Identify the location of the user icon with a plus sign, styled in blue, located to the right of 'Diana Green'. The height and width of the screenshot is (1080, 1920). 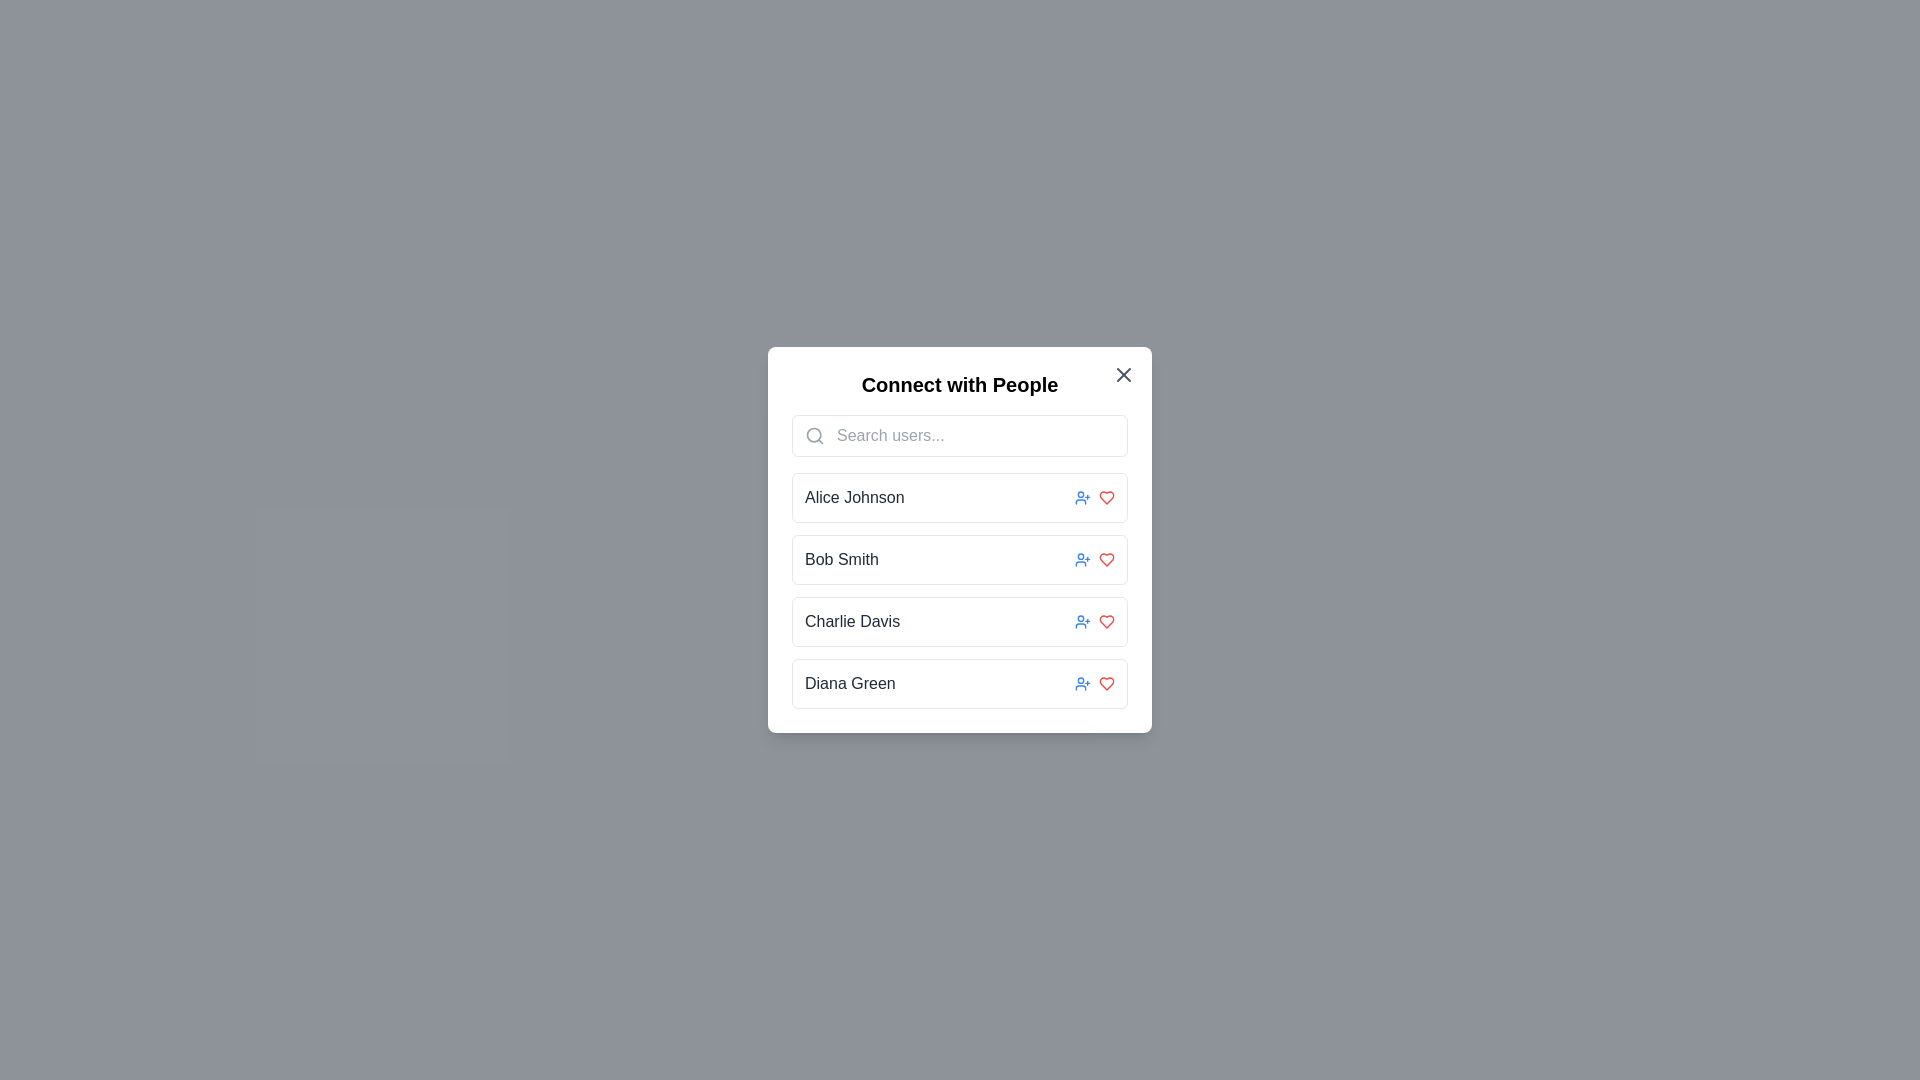
(1082, 682).